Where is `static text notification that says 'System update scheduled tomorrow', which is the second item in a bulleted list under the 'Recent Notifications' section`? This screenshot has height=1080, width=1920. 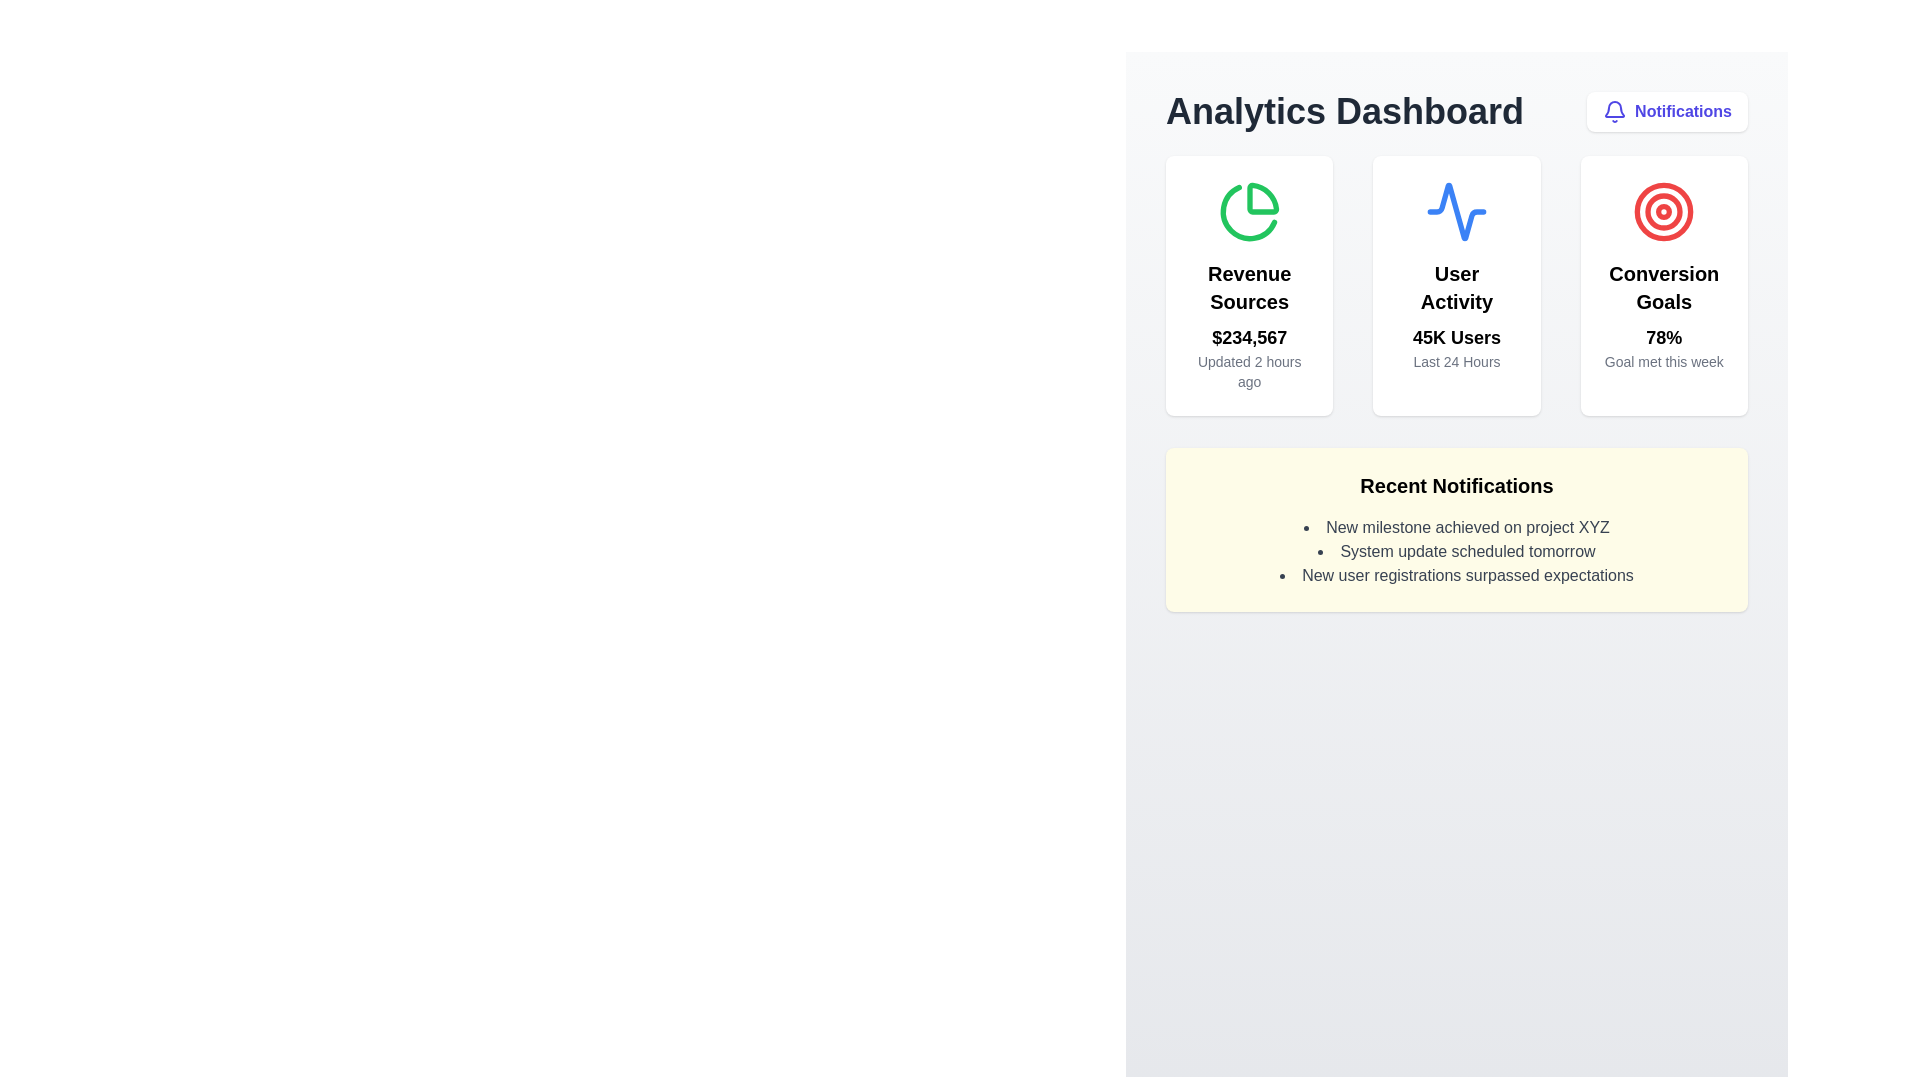 static text notification that says 'System update scheduled tomorrow', which is the second item in a bulleted list under the 'Recent Notifications' section is located at coordinates (1457, 551).